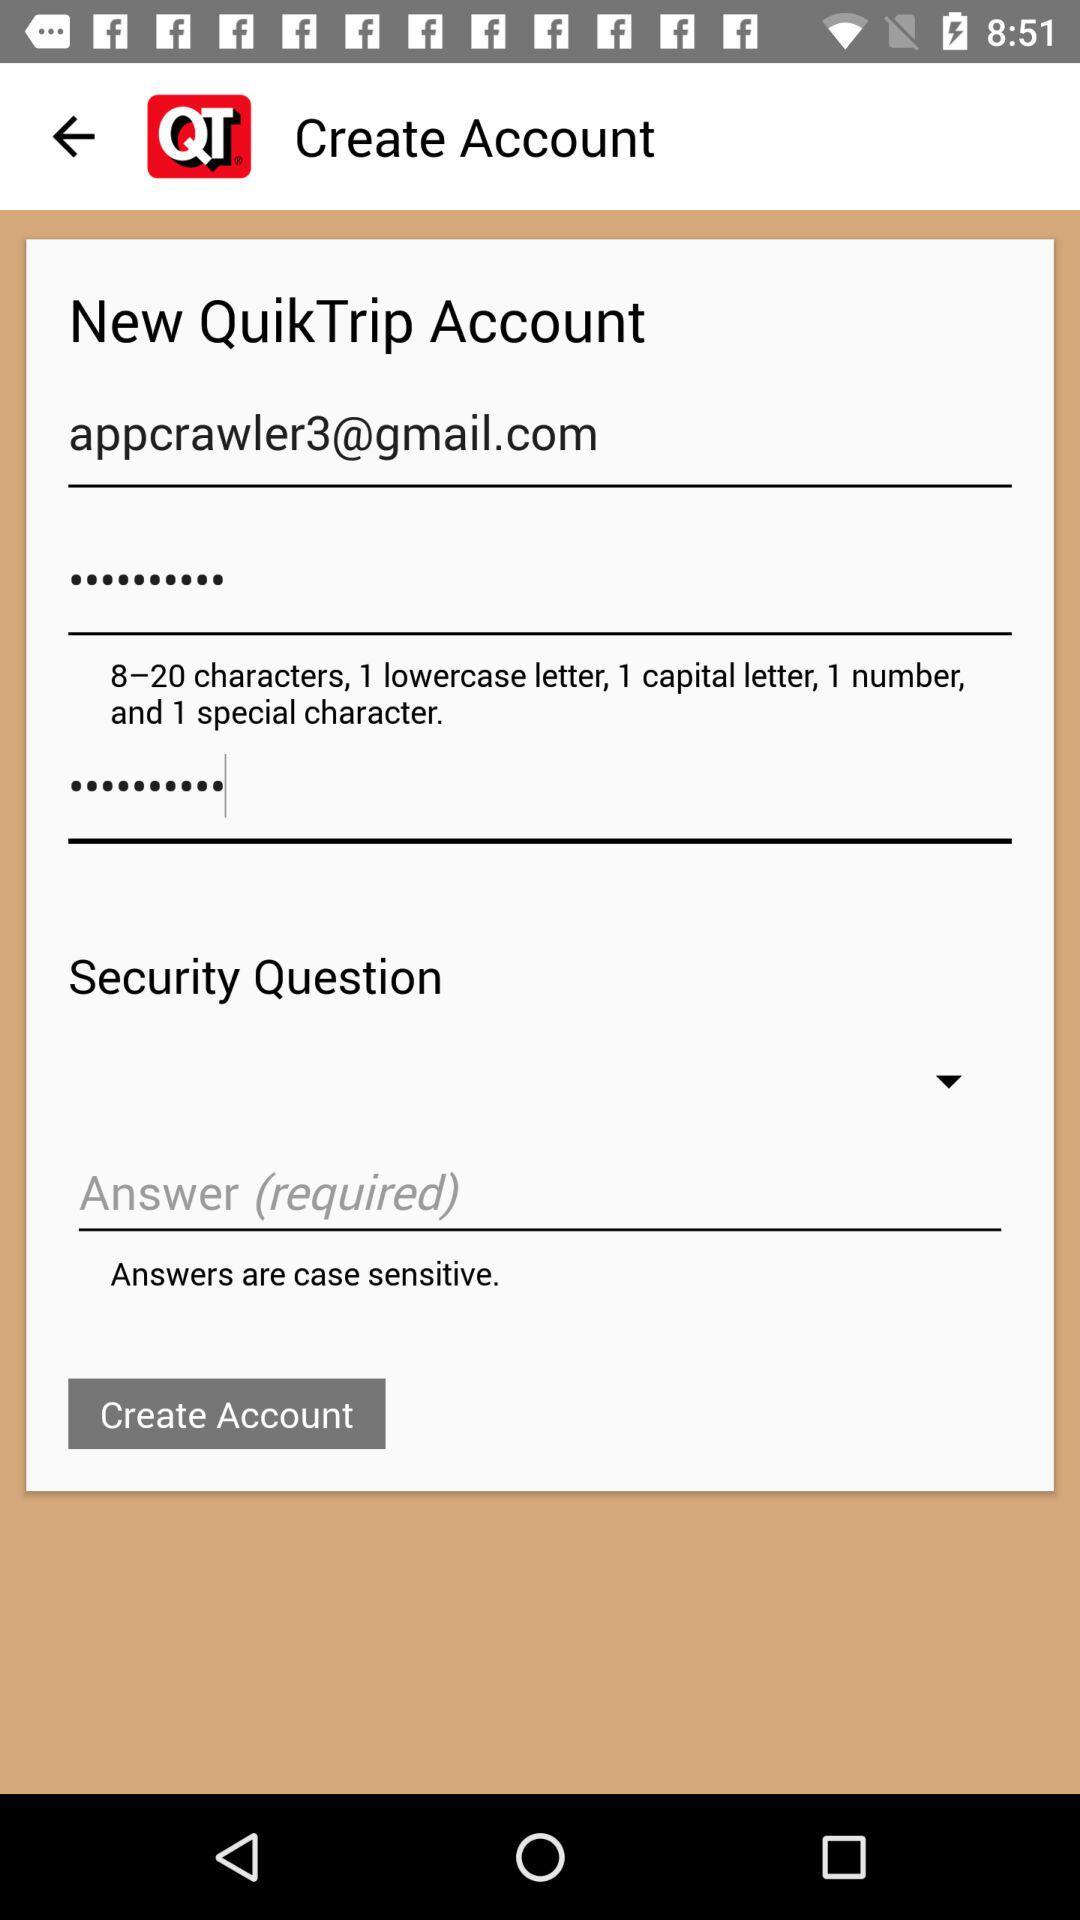  I want to click on appcrawler3@gmail.com item, so click(540, 441).